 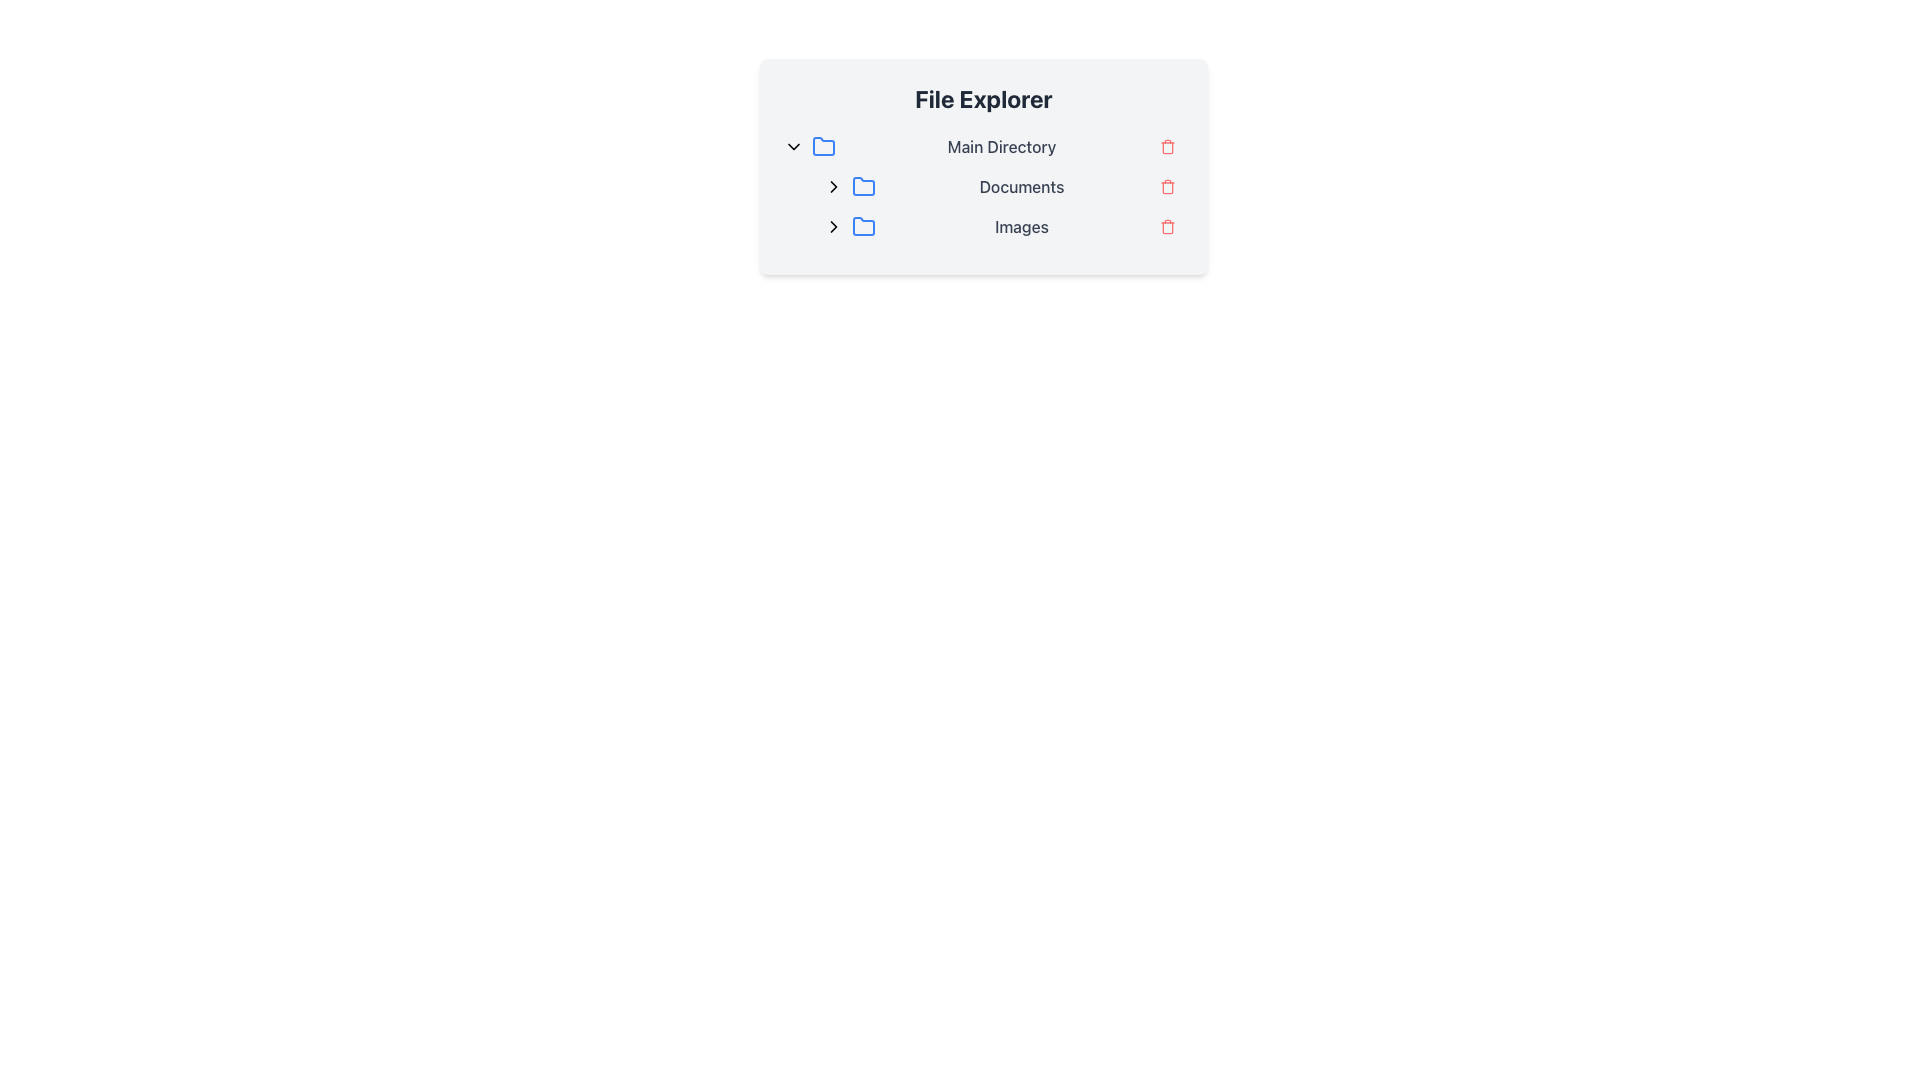 What do you see at coordinates (792, 145) in the screenshot?
I see `the downward chevron toggle button located above the blue folder icon labeled 'Main Directory'` at bounding box center [792, 145].